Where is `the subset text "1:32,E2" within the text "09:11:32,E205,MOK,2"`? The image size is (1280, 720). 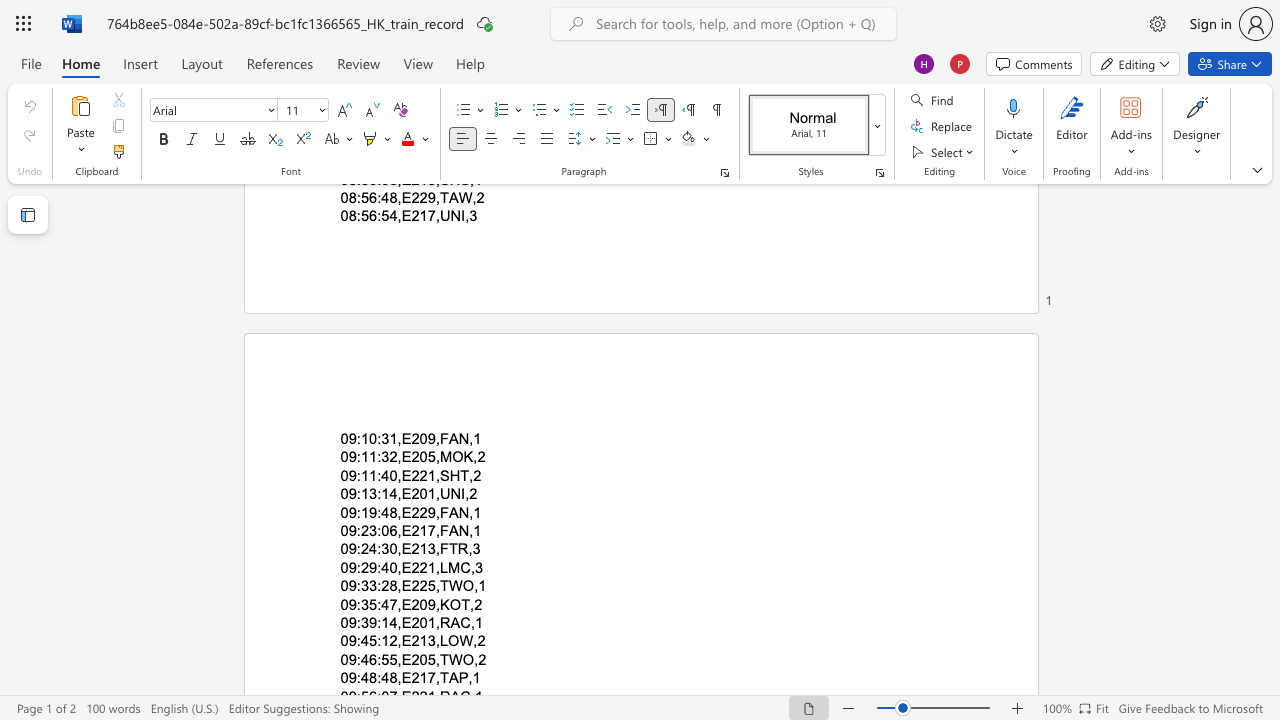
the subset text "1:32,E2" within the text "09:11:32,E205,MOK,2" is located at coordinates (369, 457).